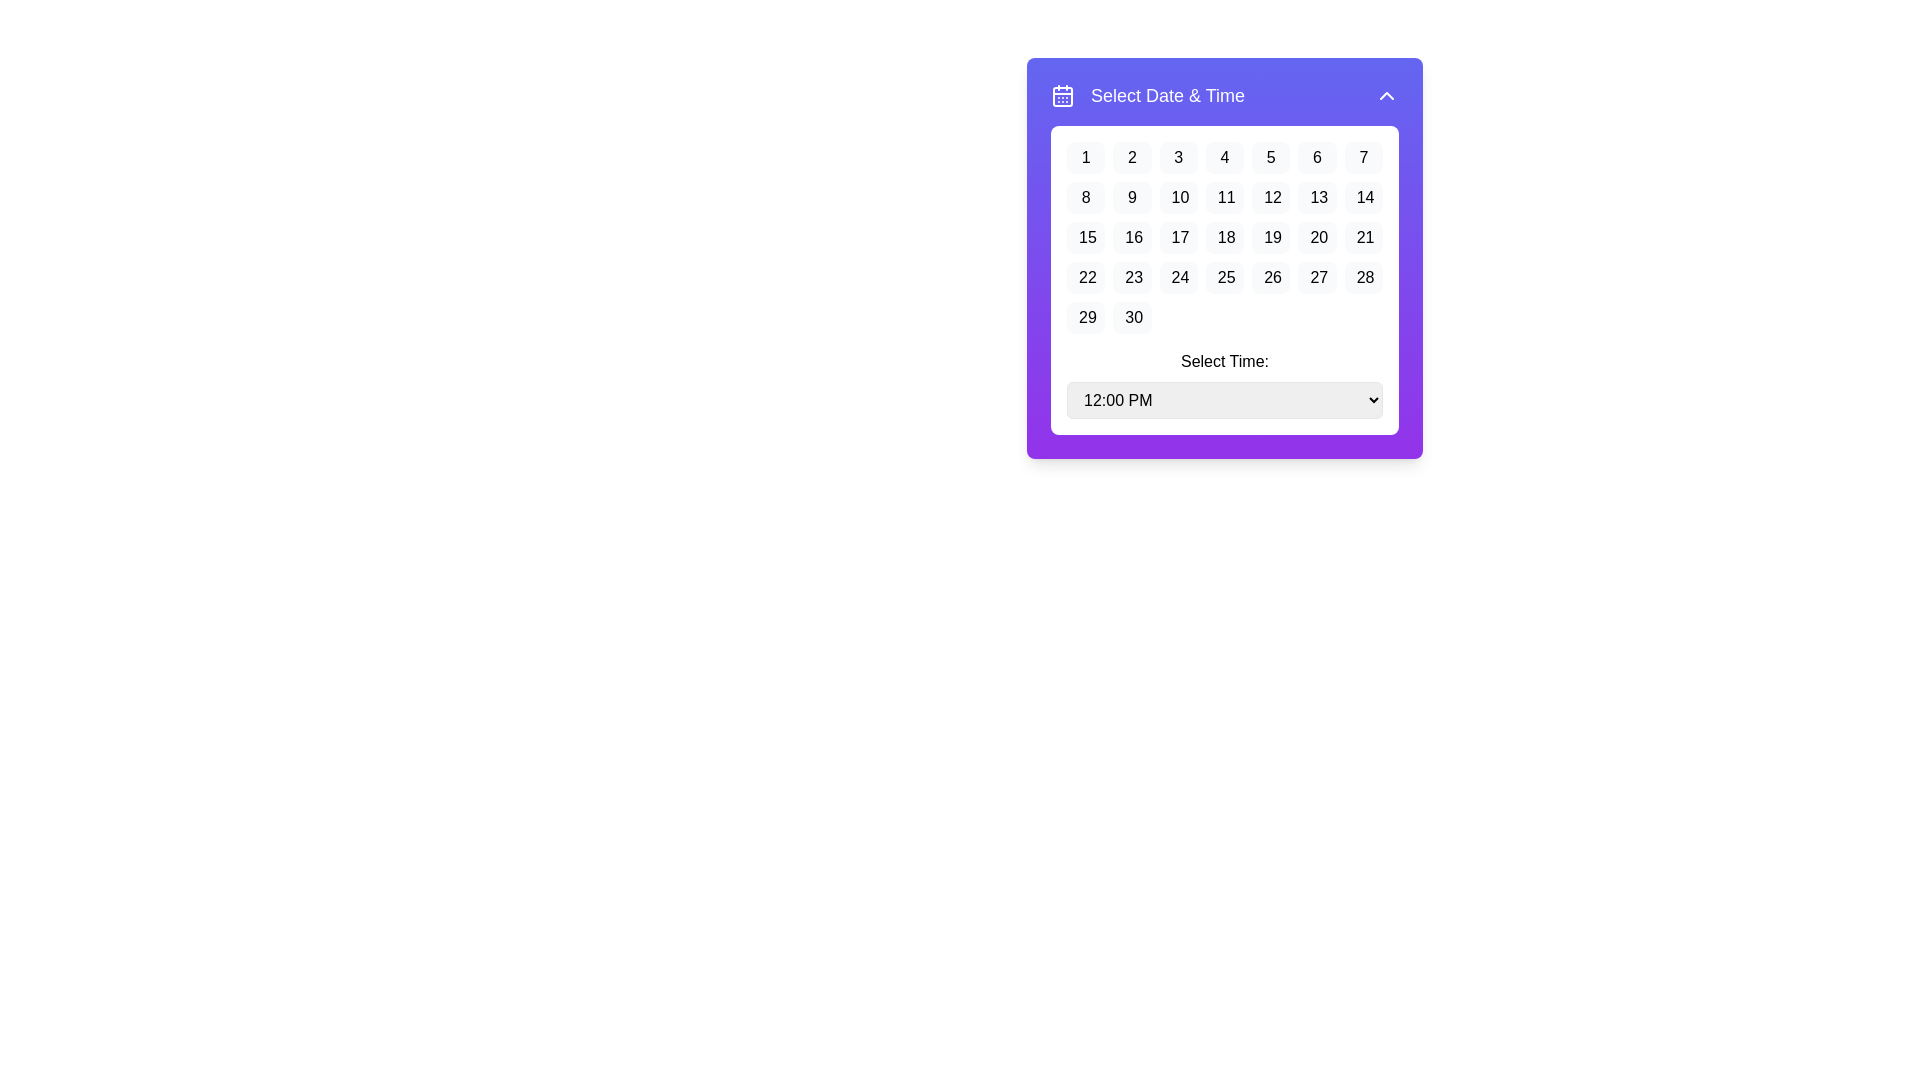 The height and width of the screenshot is (1080, 1920). Describe the element at coordinates (1317, 237) in the screenshot. I see `the calendar day selector button` at that location.